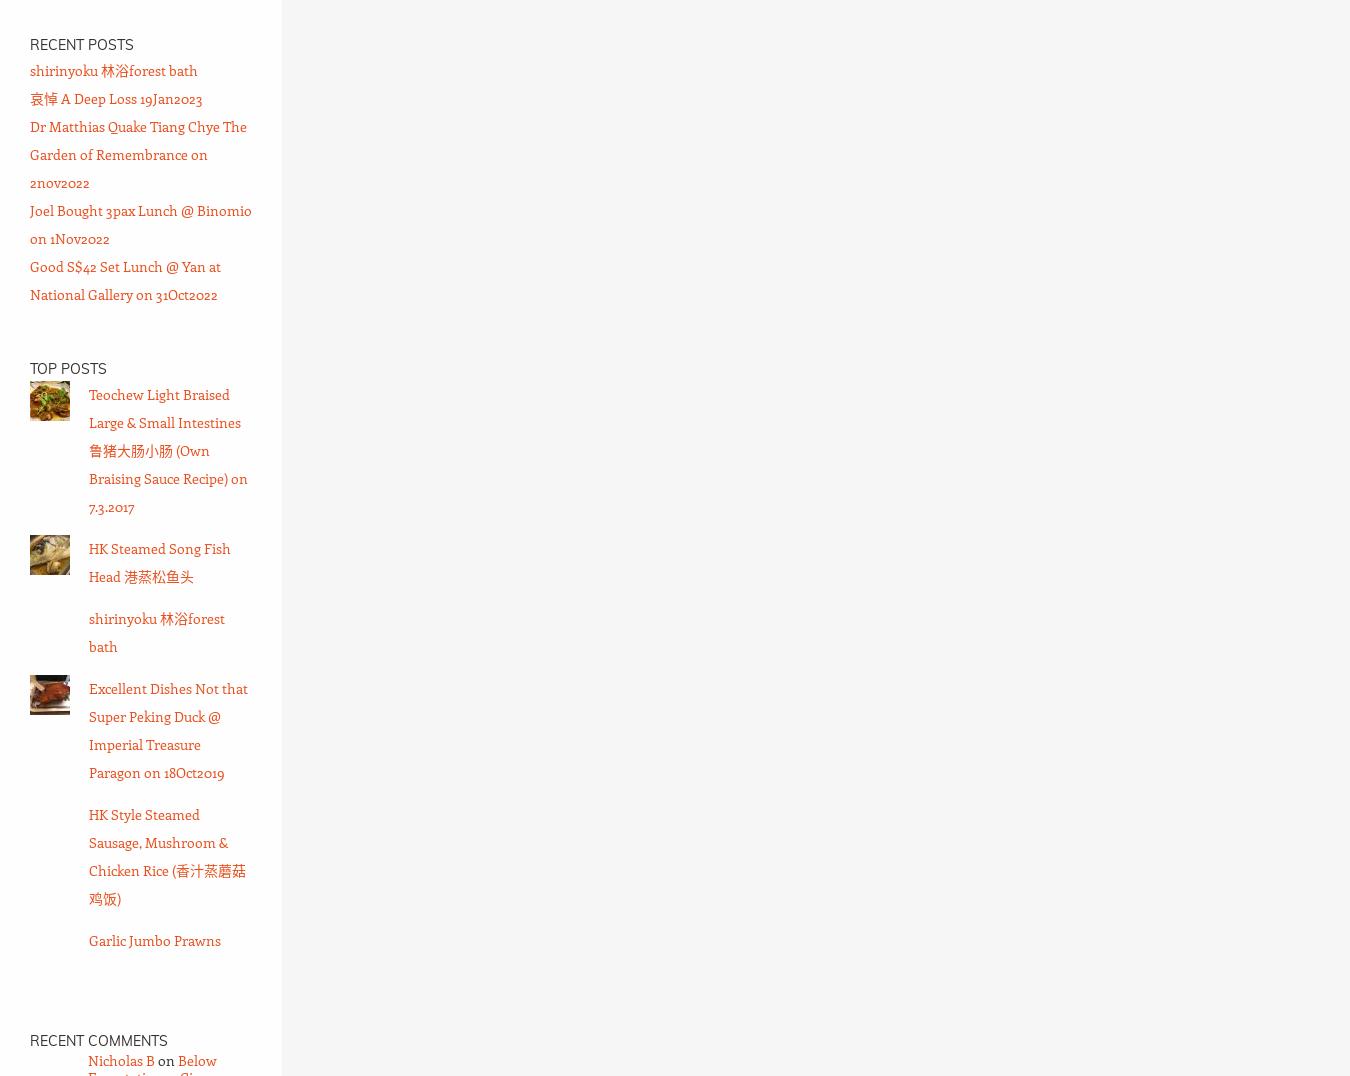 Image resolution: width=1350 pixels, height=1076 pixels. Describe the element at coordinates (166, 1060) in the screenshot. I see `'on'` at that location.